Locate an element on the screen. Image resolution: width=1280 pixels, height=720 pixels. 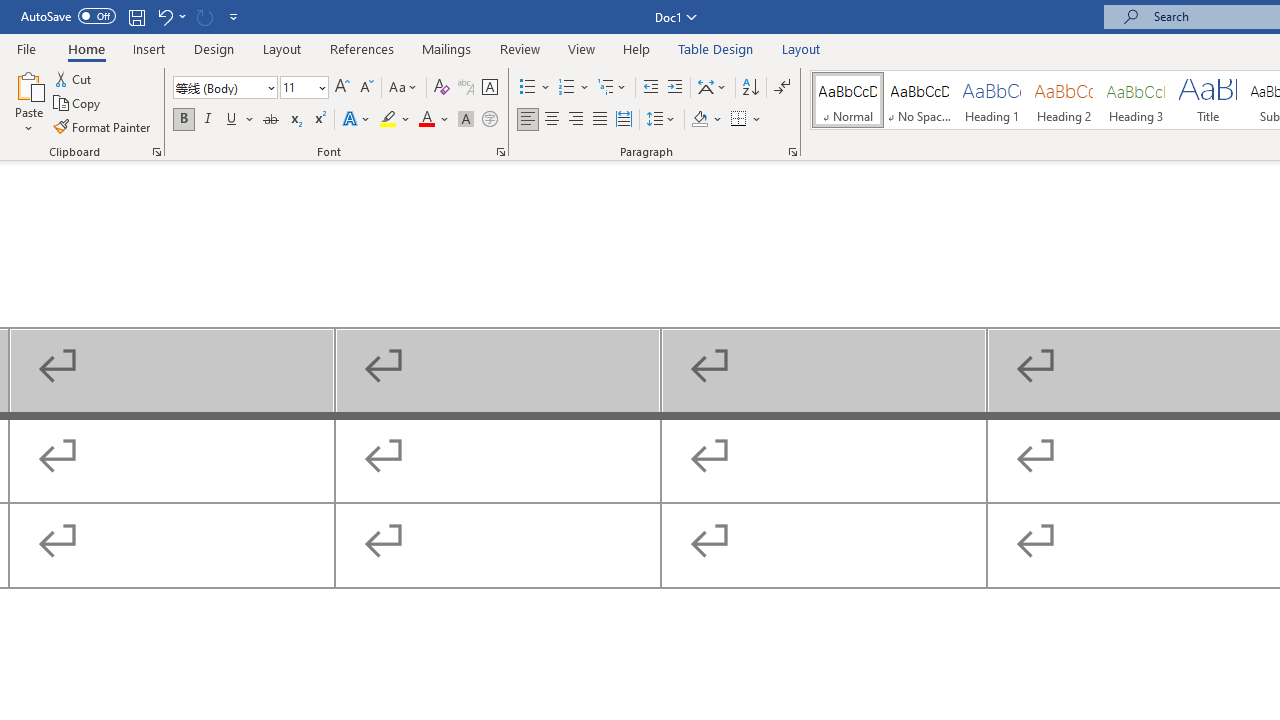
'Superscript' is located at coordinates (318, 119).